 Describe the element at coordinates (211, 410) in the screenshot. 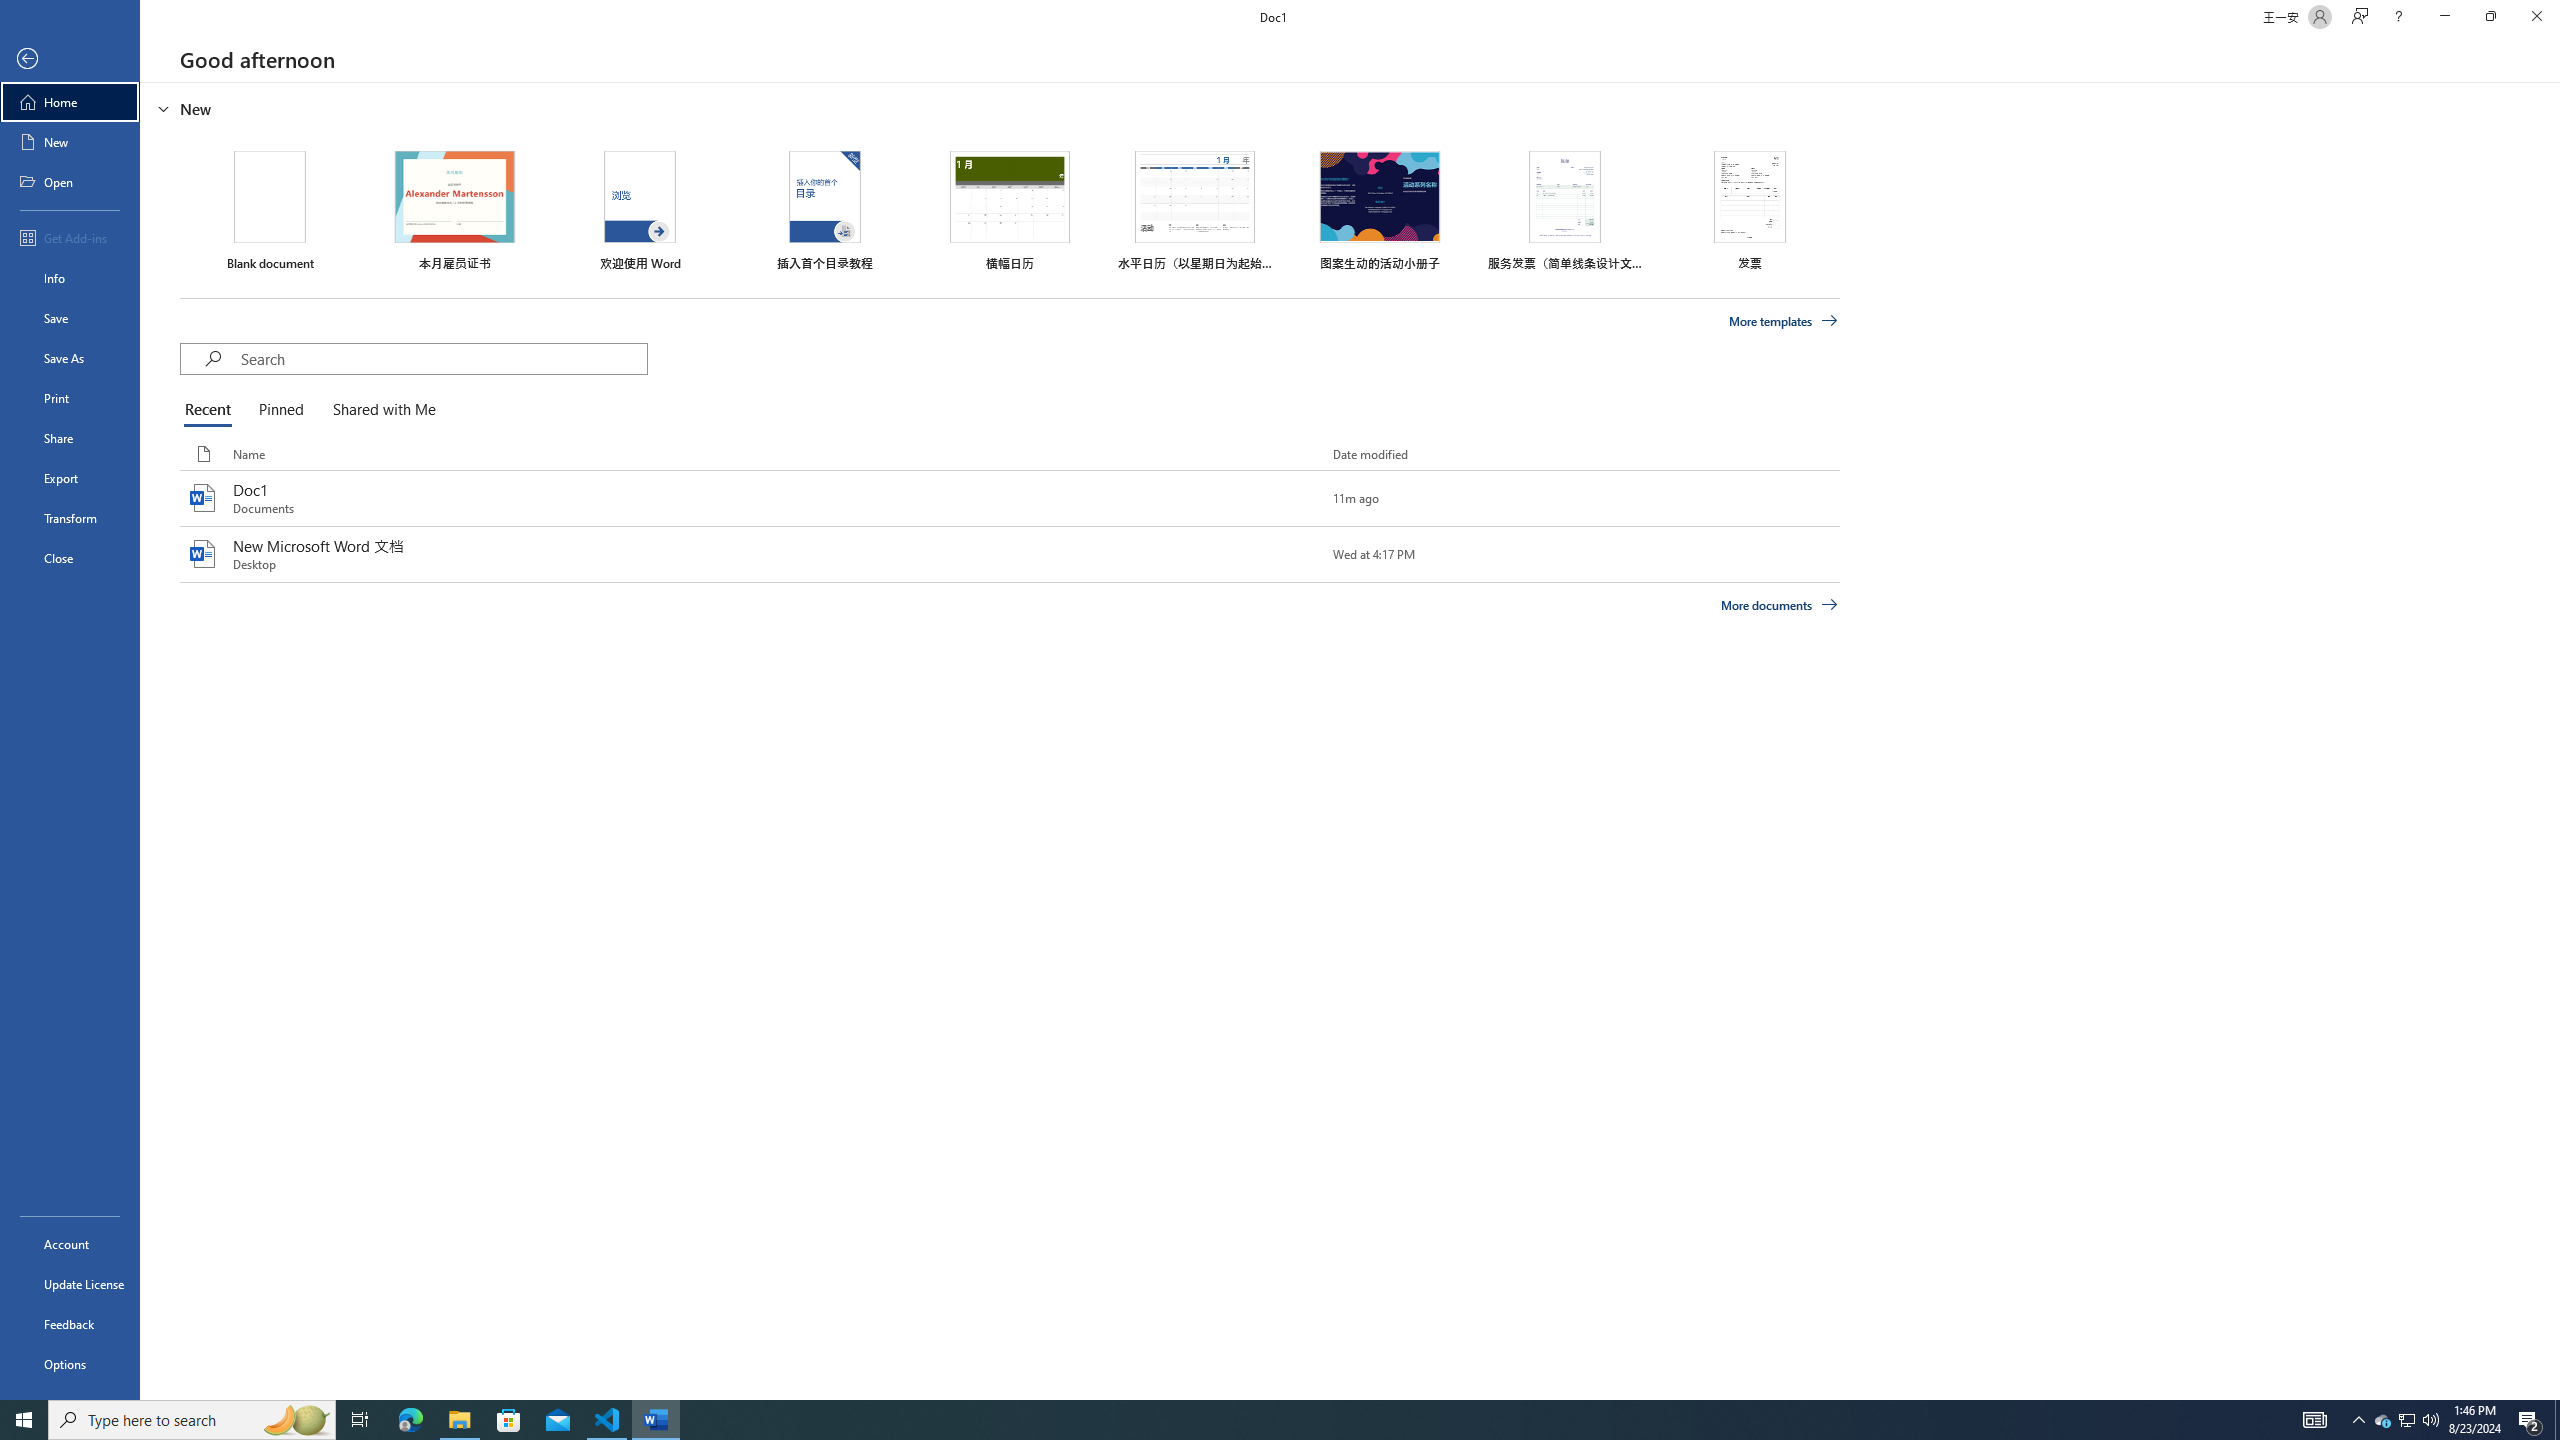

I see `'Recent'` at that location.